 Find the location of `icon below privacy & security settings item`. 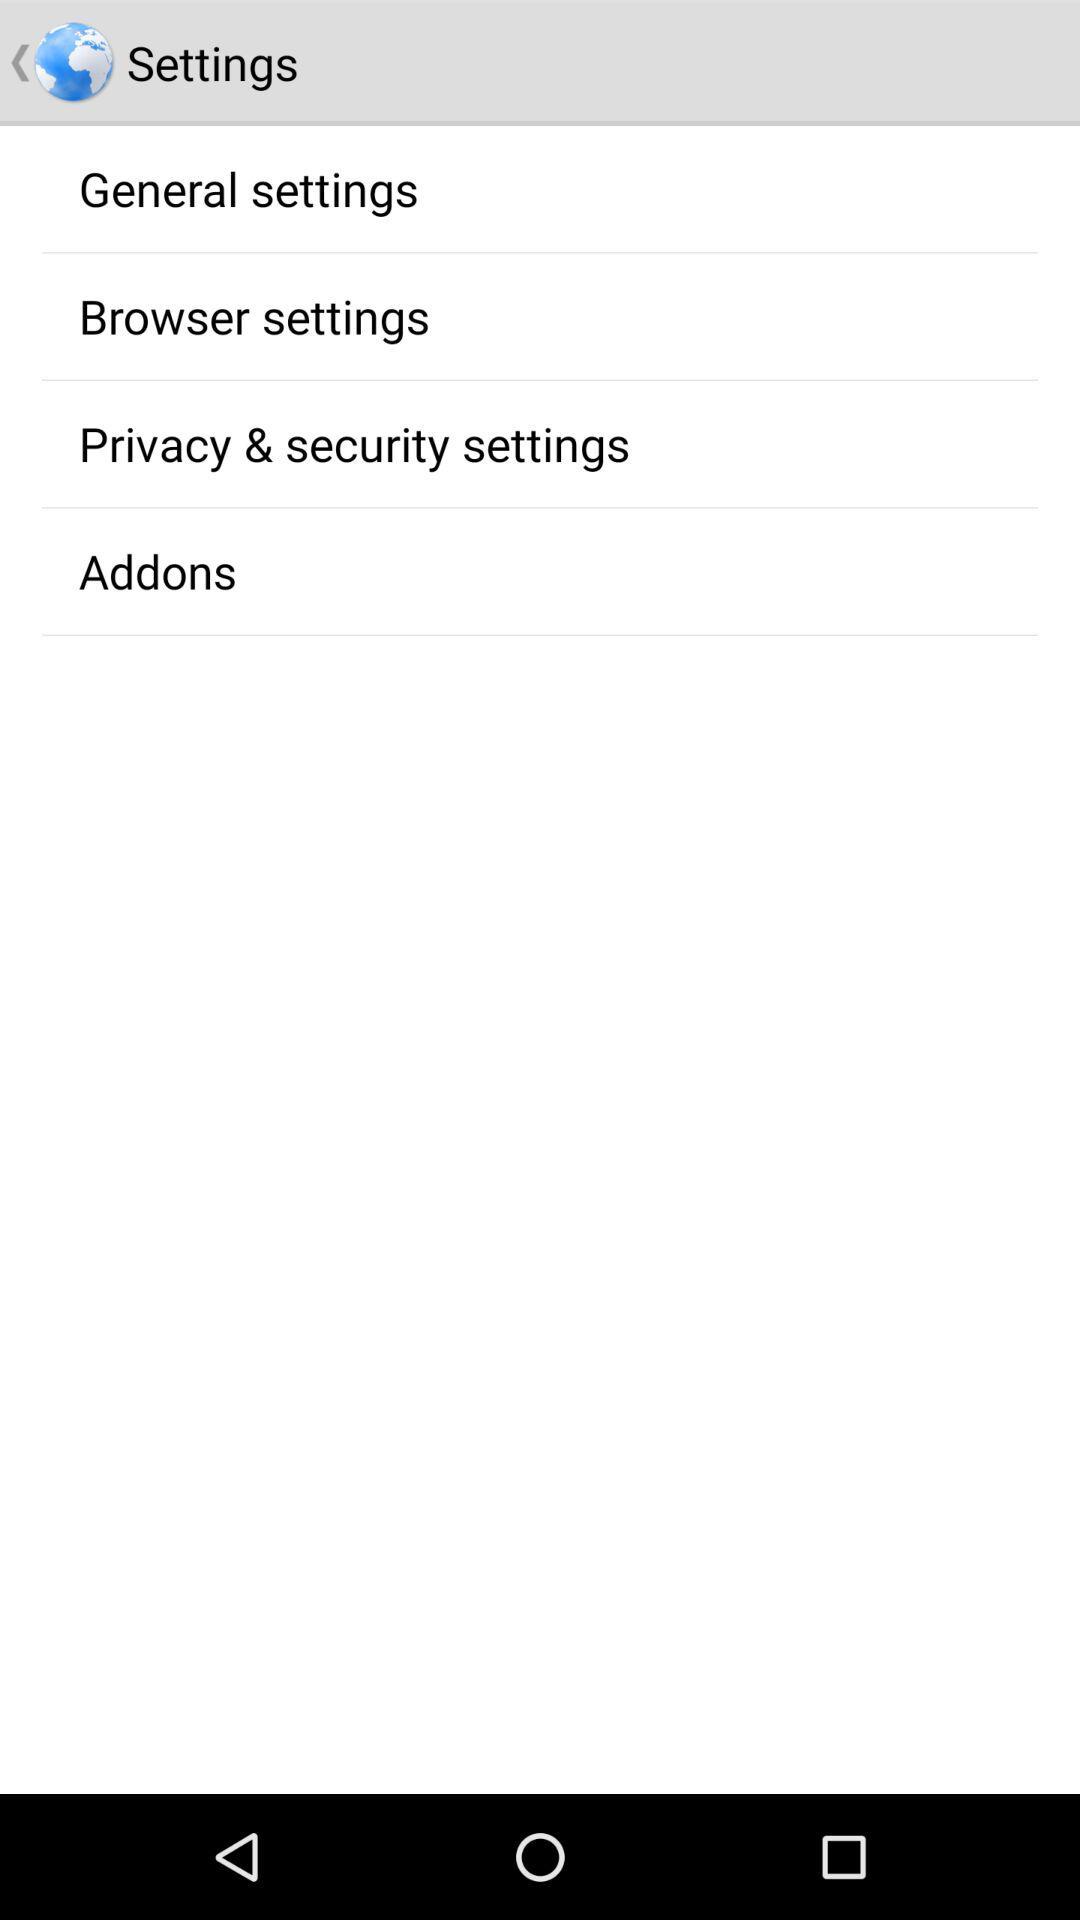

icon below privacy & security settings item is located at coordinates (156, 570).